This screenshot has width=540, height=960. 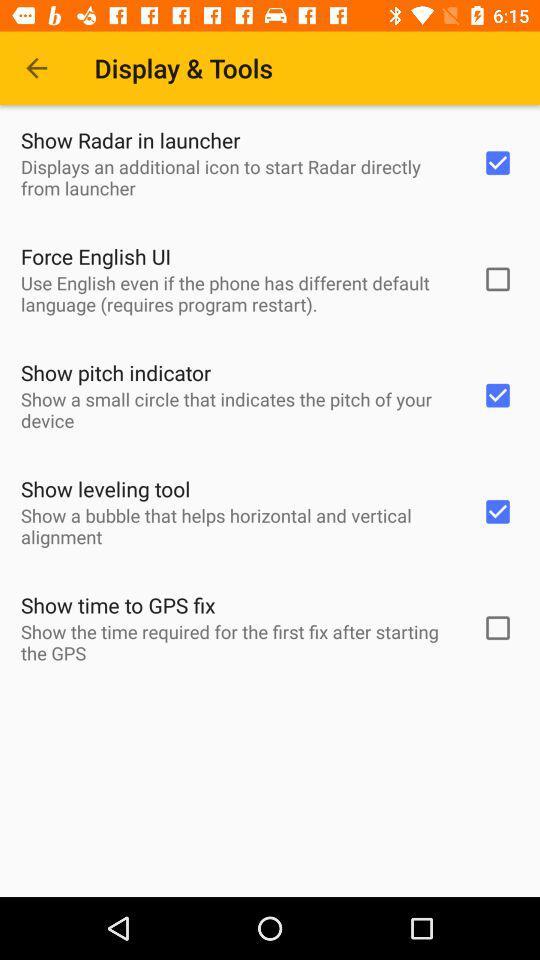 I want to click on icon above the show radar in, so click(x=36, y=68).